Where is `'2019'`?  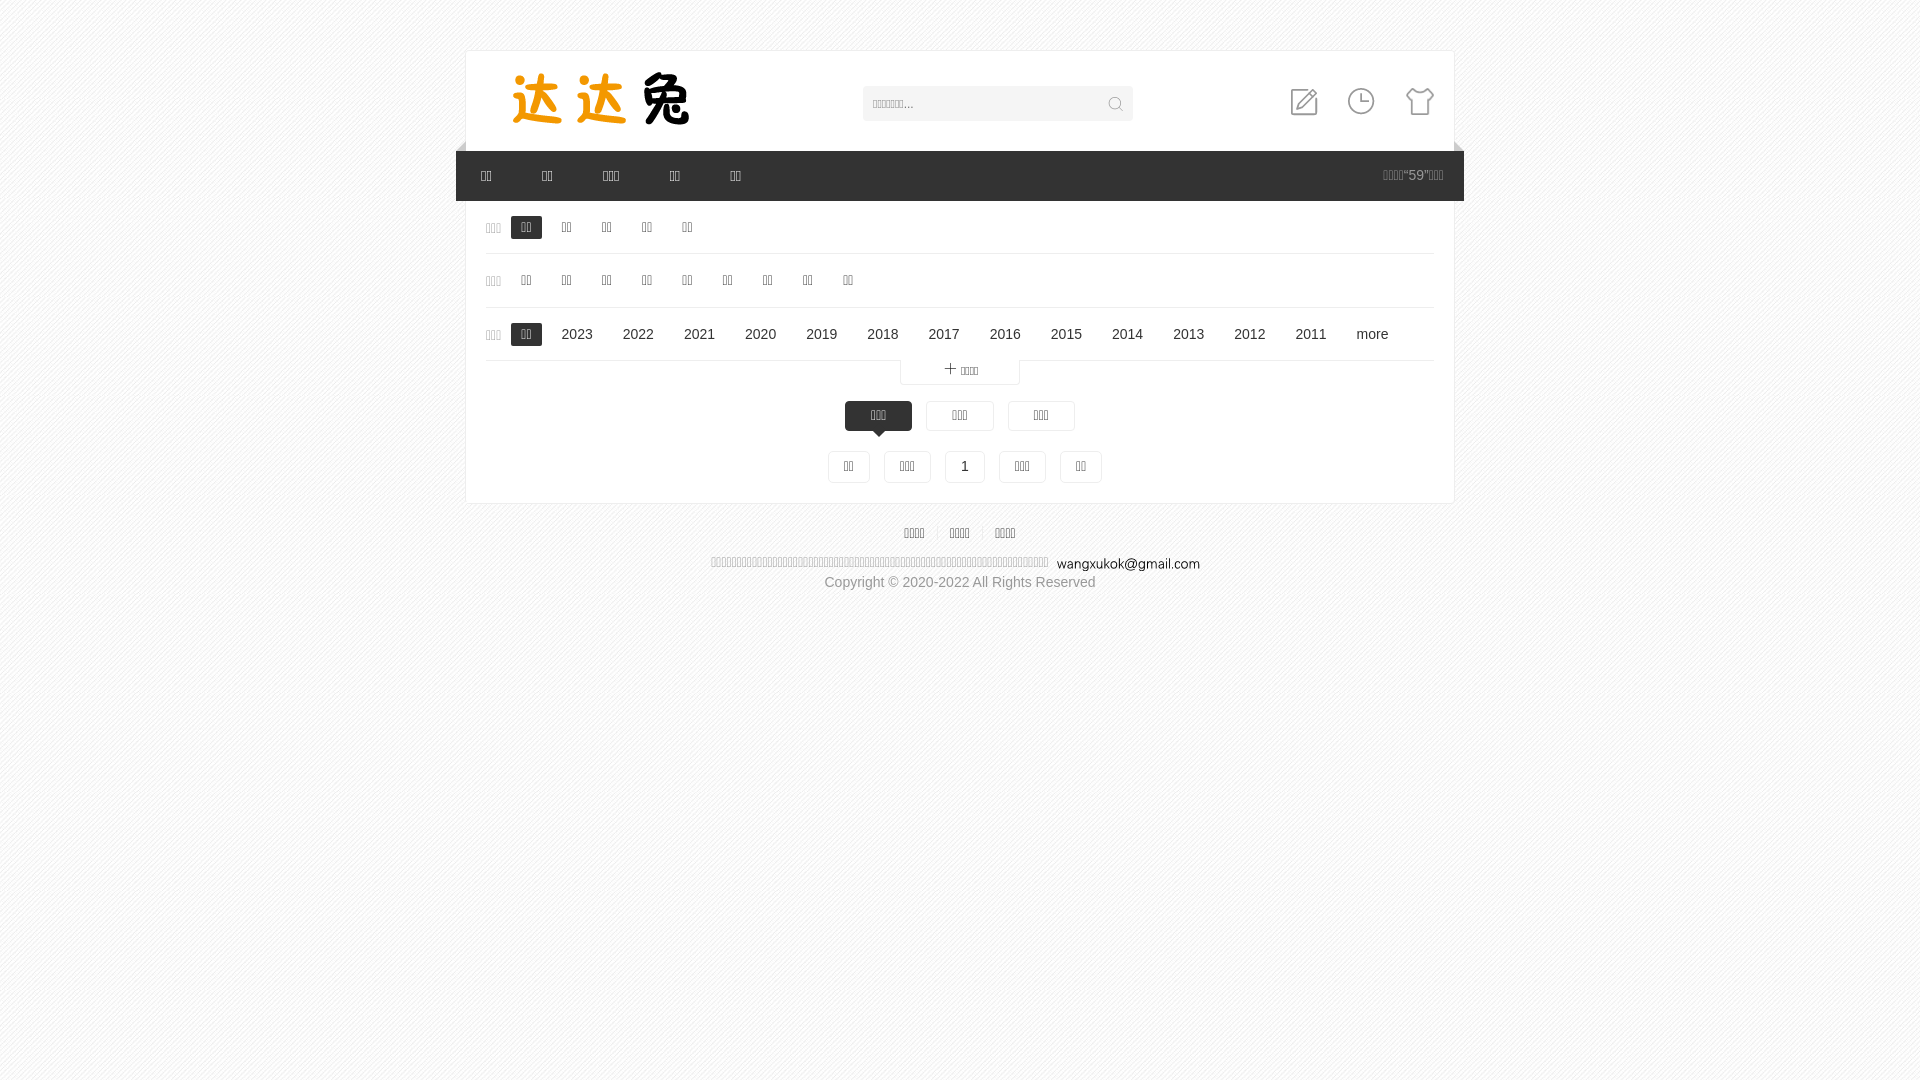 '2019' is located at coordinates (821, 334).